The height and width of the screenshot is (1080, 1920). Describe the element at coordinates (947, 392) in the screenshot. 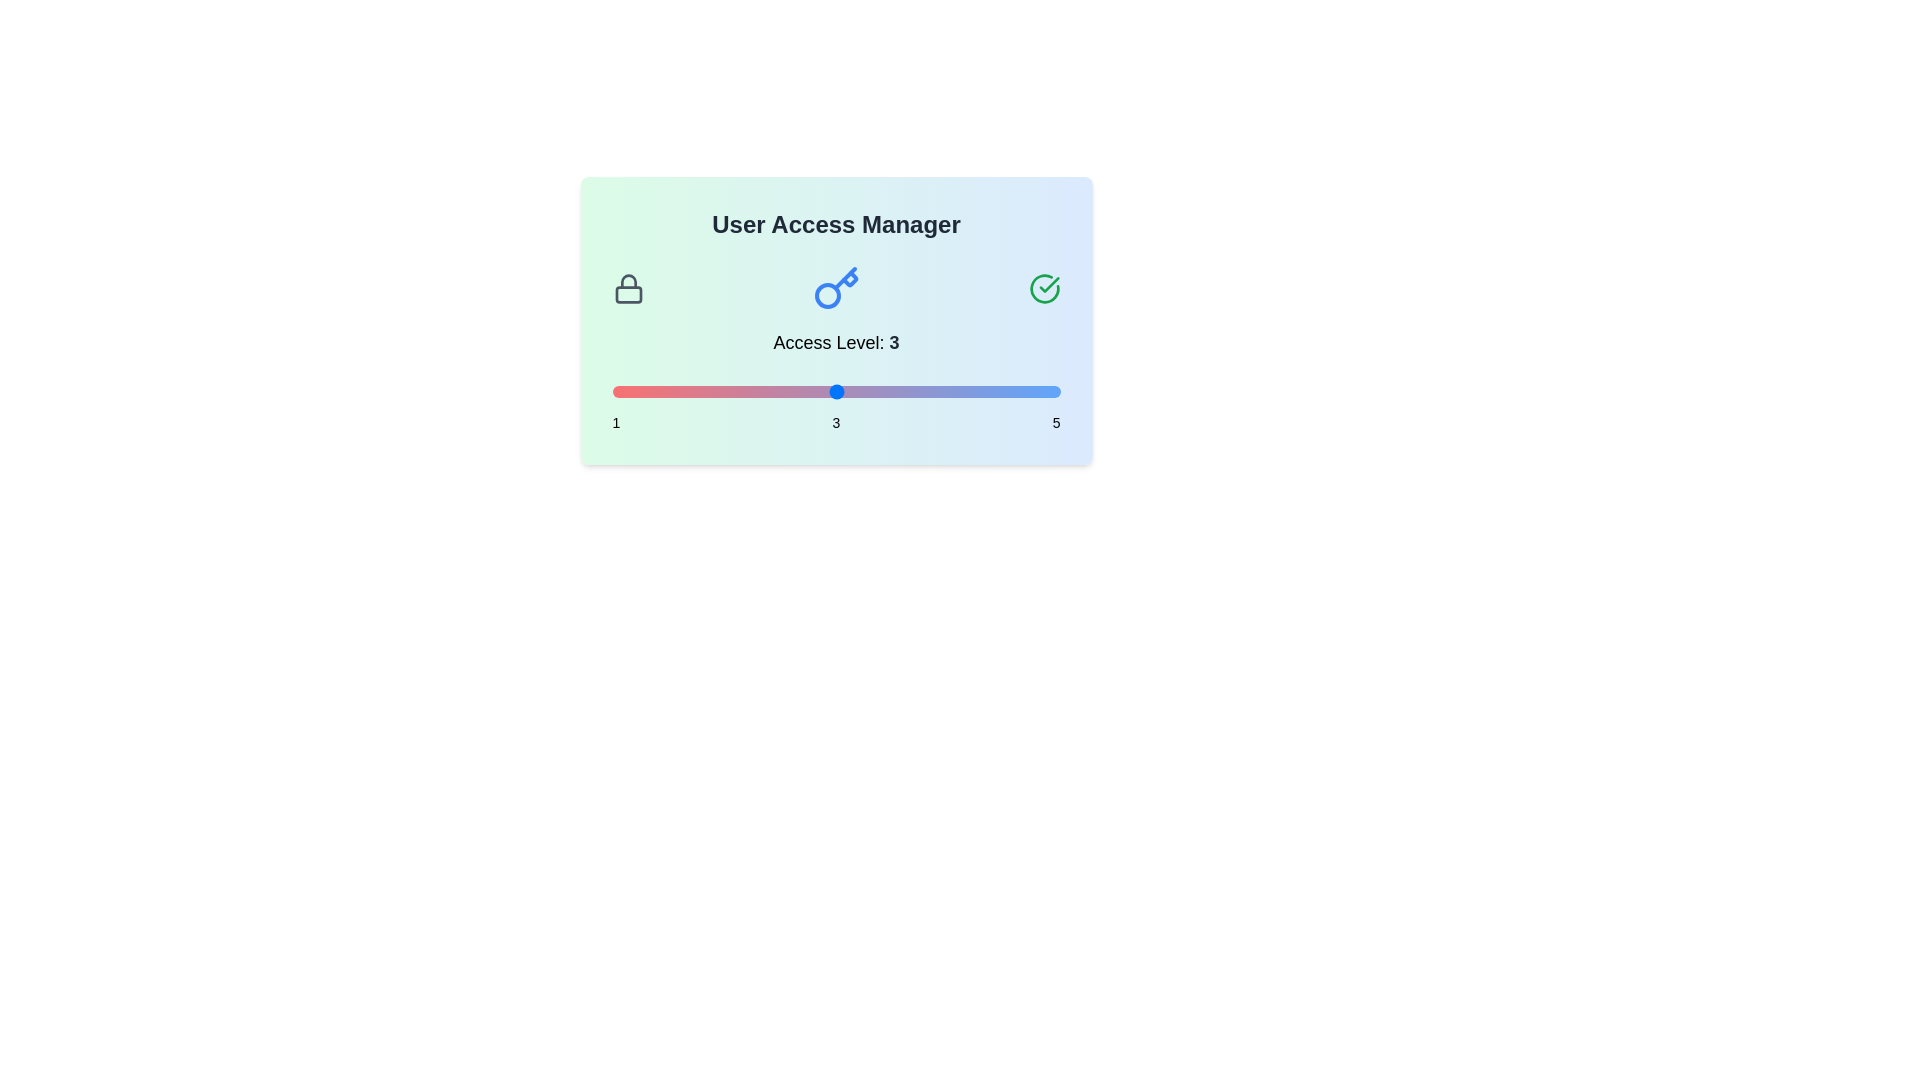

I see `the access level slider to 4` at that location.